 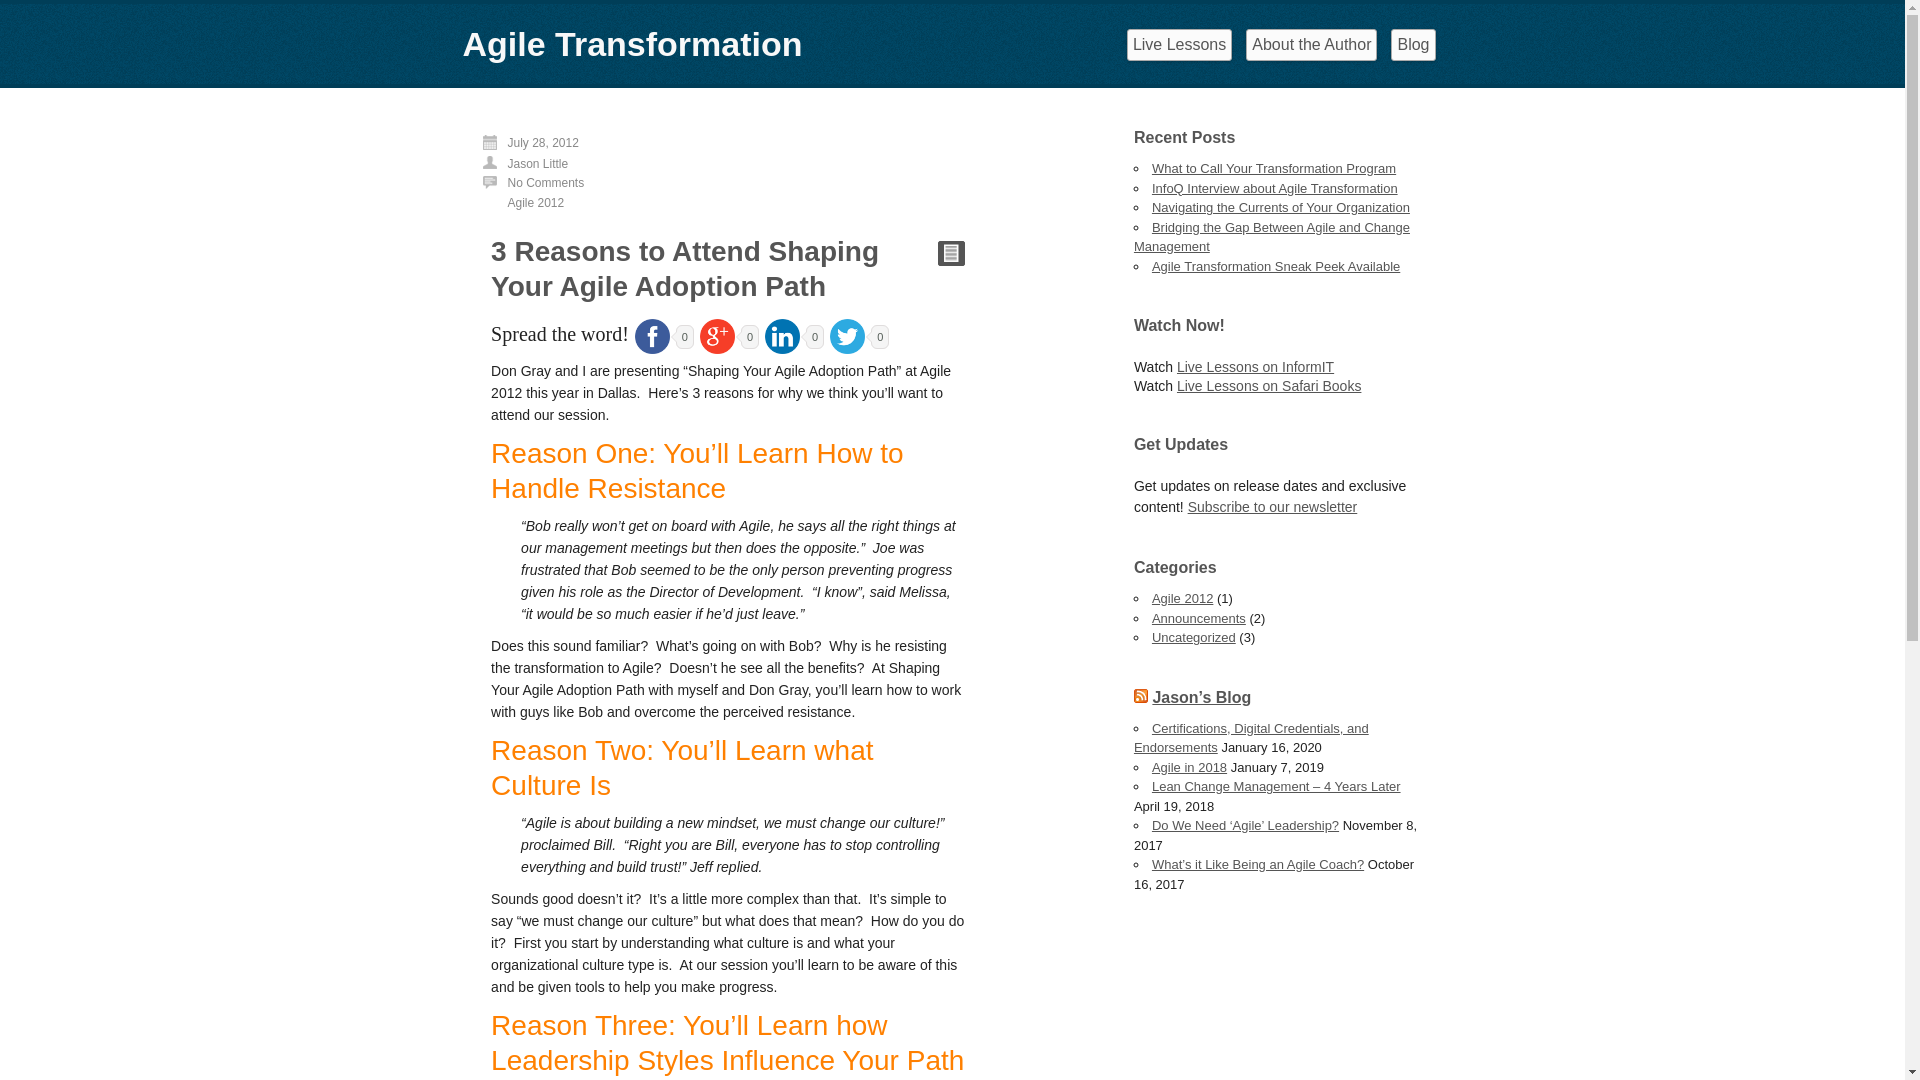 What do you see at coordinates (1411, 45) in the screenshot?
I see `'Blog'` at bounding box center [1411, 45].